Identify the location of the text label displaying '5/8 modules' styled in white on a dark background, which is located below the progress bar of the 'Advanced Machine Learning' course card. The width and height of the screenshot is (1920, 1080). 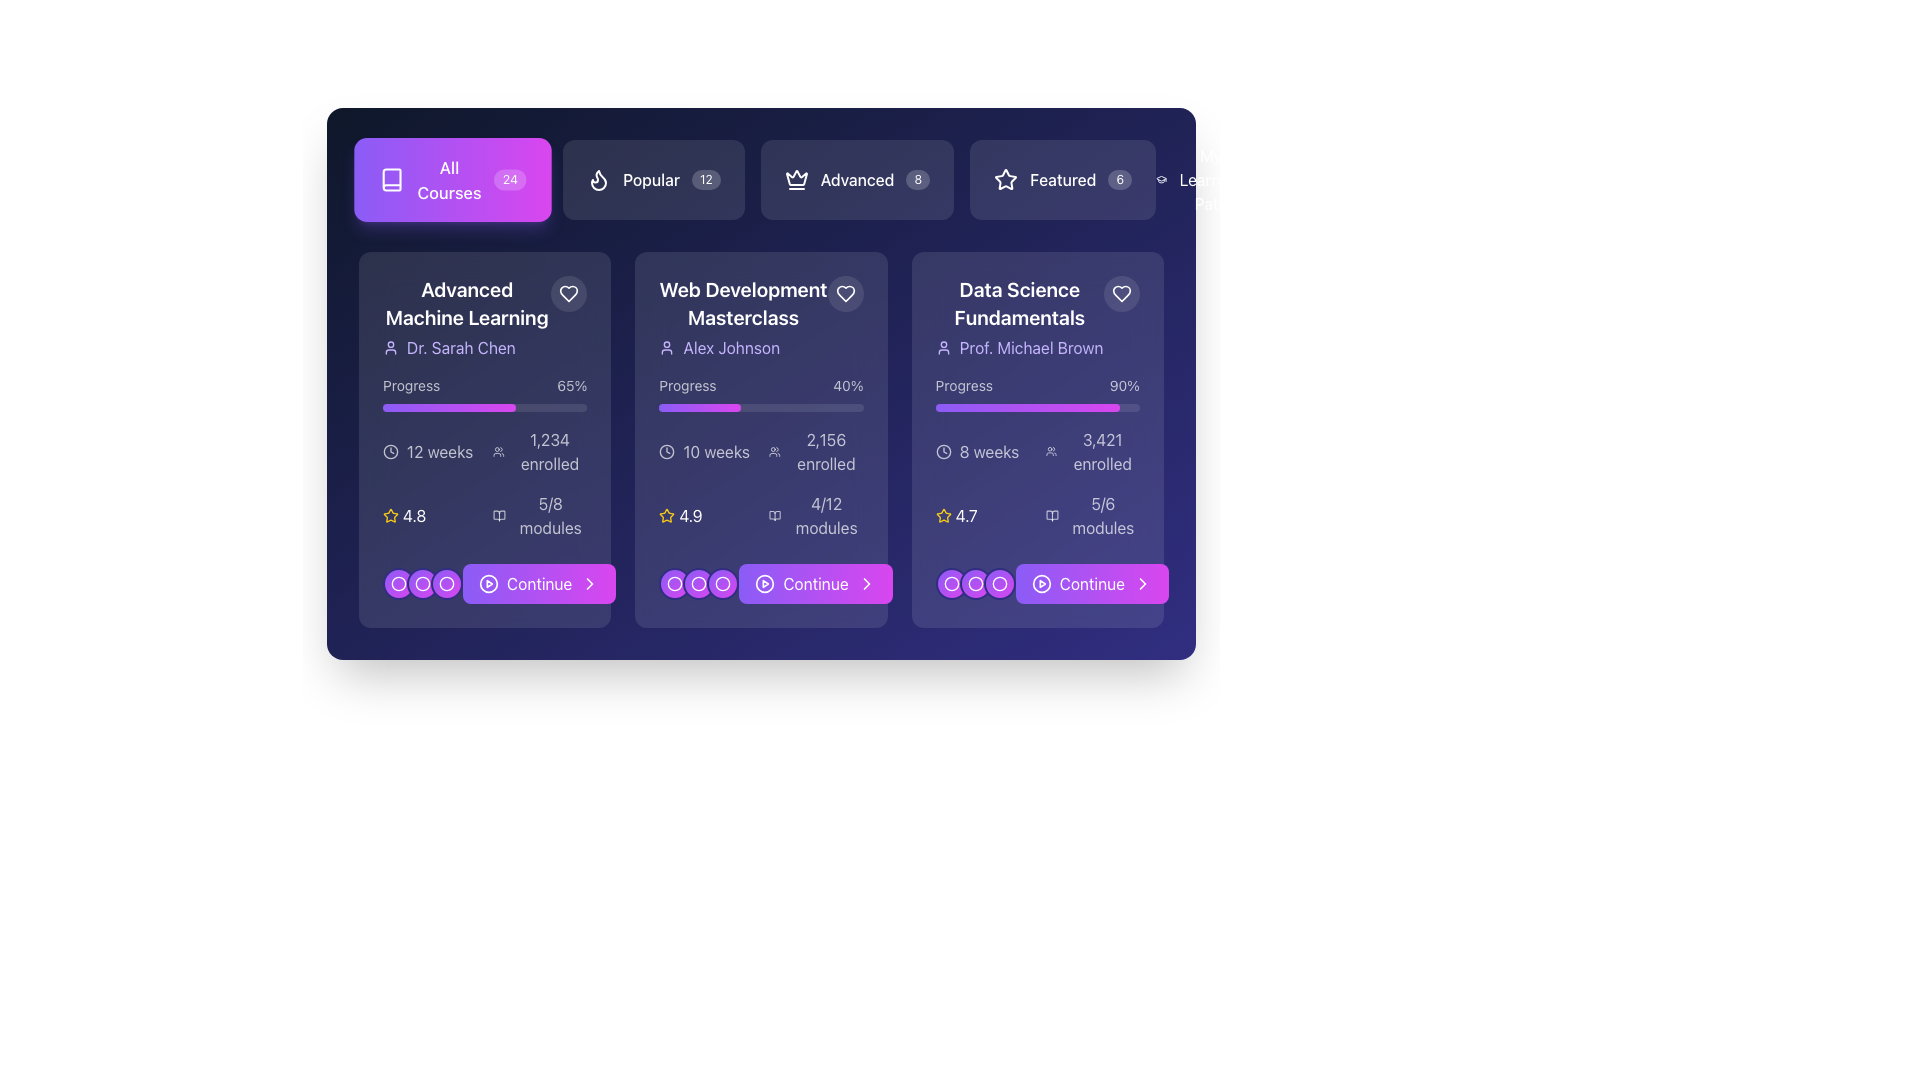
(550, 515).